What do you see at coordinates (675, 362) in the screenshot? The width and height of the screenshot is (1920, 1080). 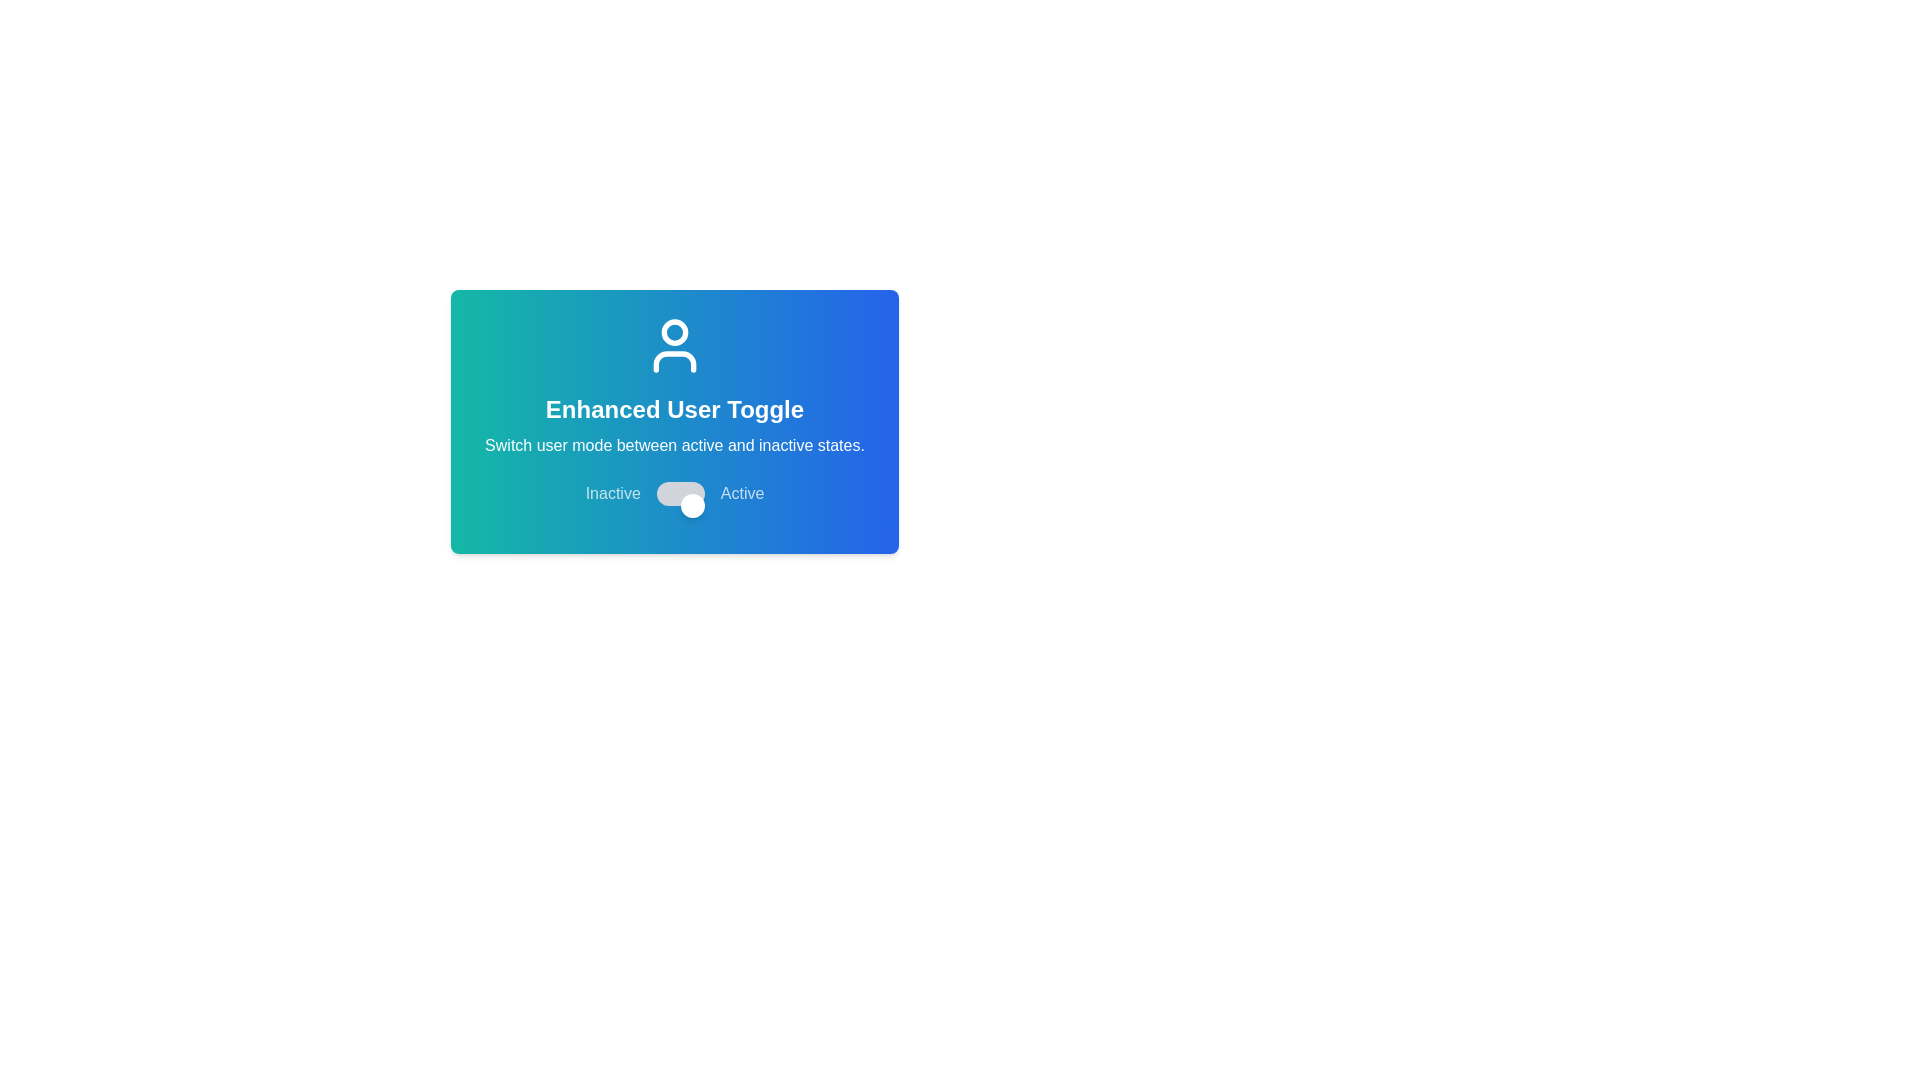 I see `the curved rectangular shape below the circular outline of the user icon located at the top of the card with a gradient blue-green background` at bounding box center [675, 362].